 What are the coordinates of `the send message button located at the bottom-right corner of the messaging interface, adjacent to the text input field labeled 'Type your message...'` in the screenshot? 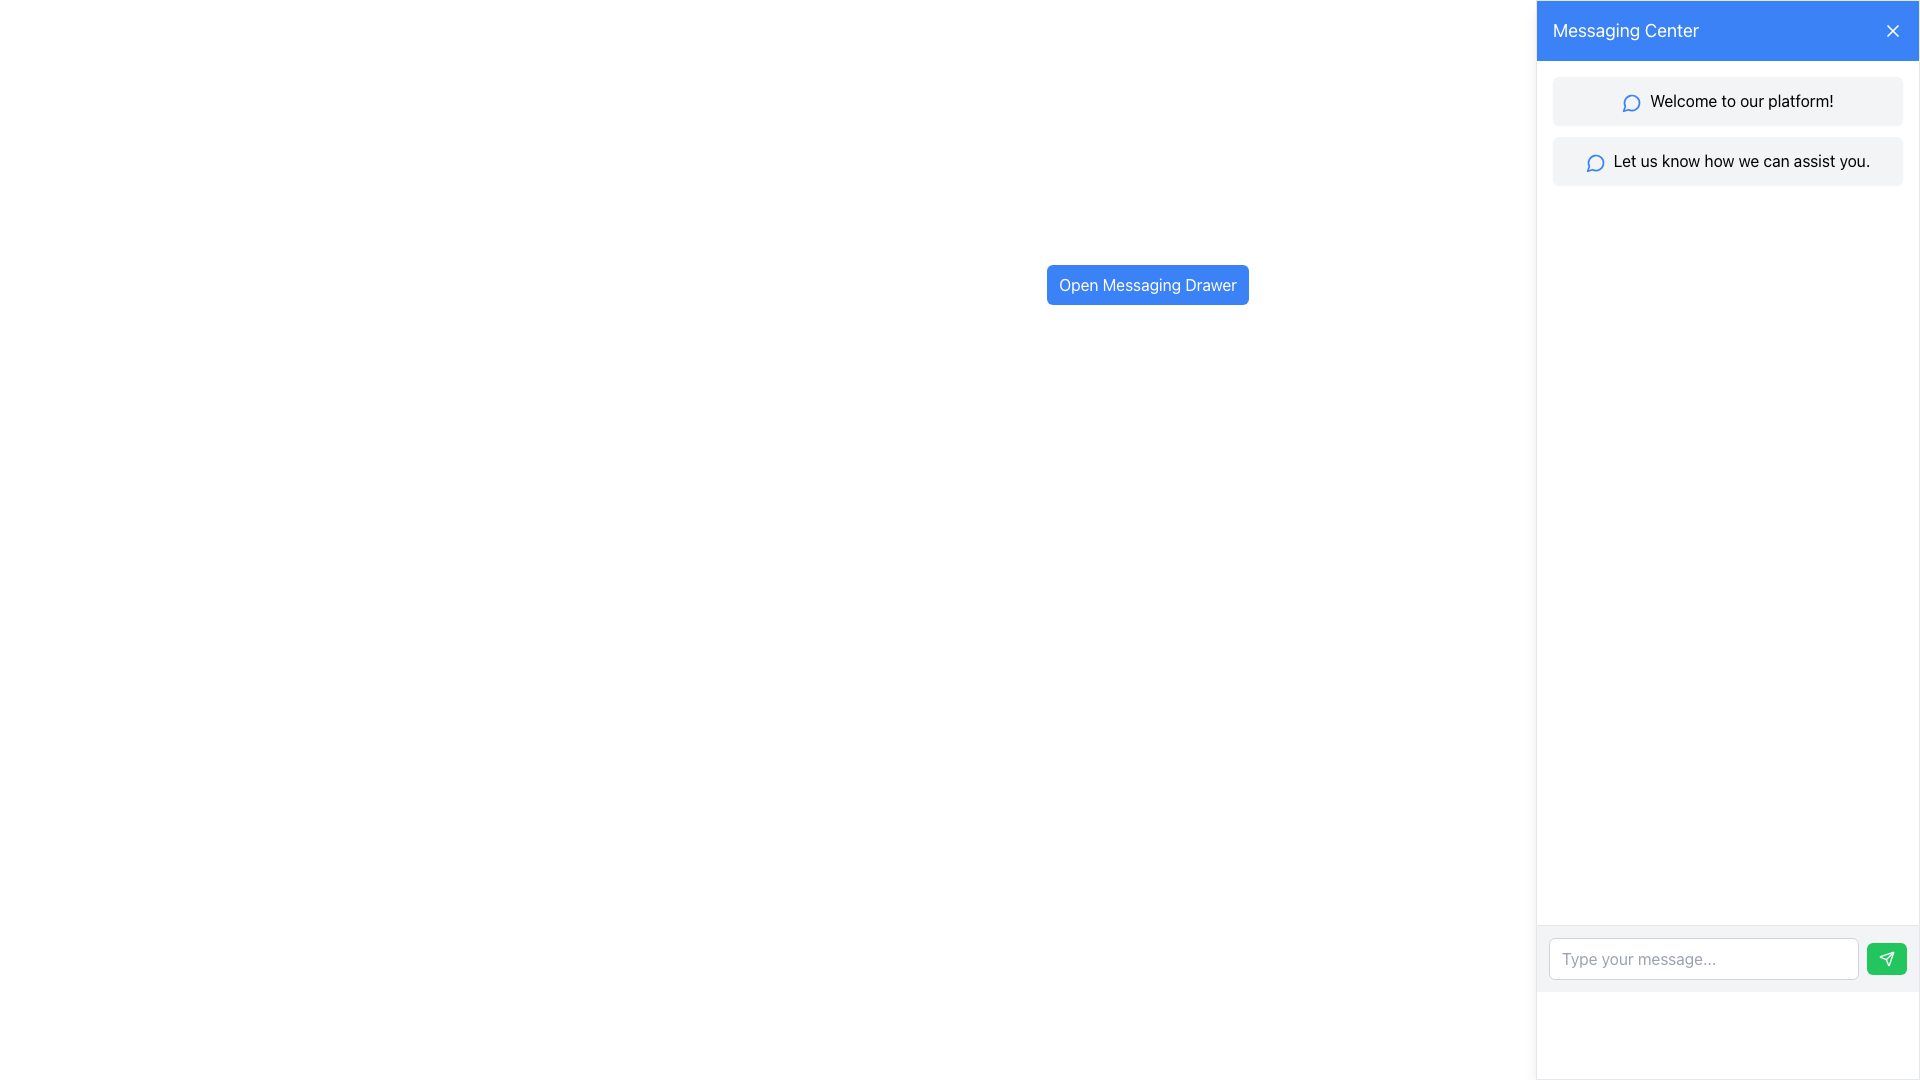 It's located at (1885, 958).